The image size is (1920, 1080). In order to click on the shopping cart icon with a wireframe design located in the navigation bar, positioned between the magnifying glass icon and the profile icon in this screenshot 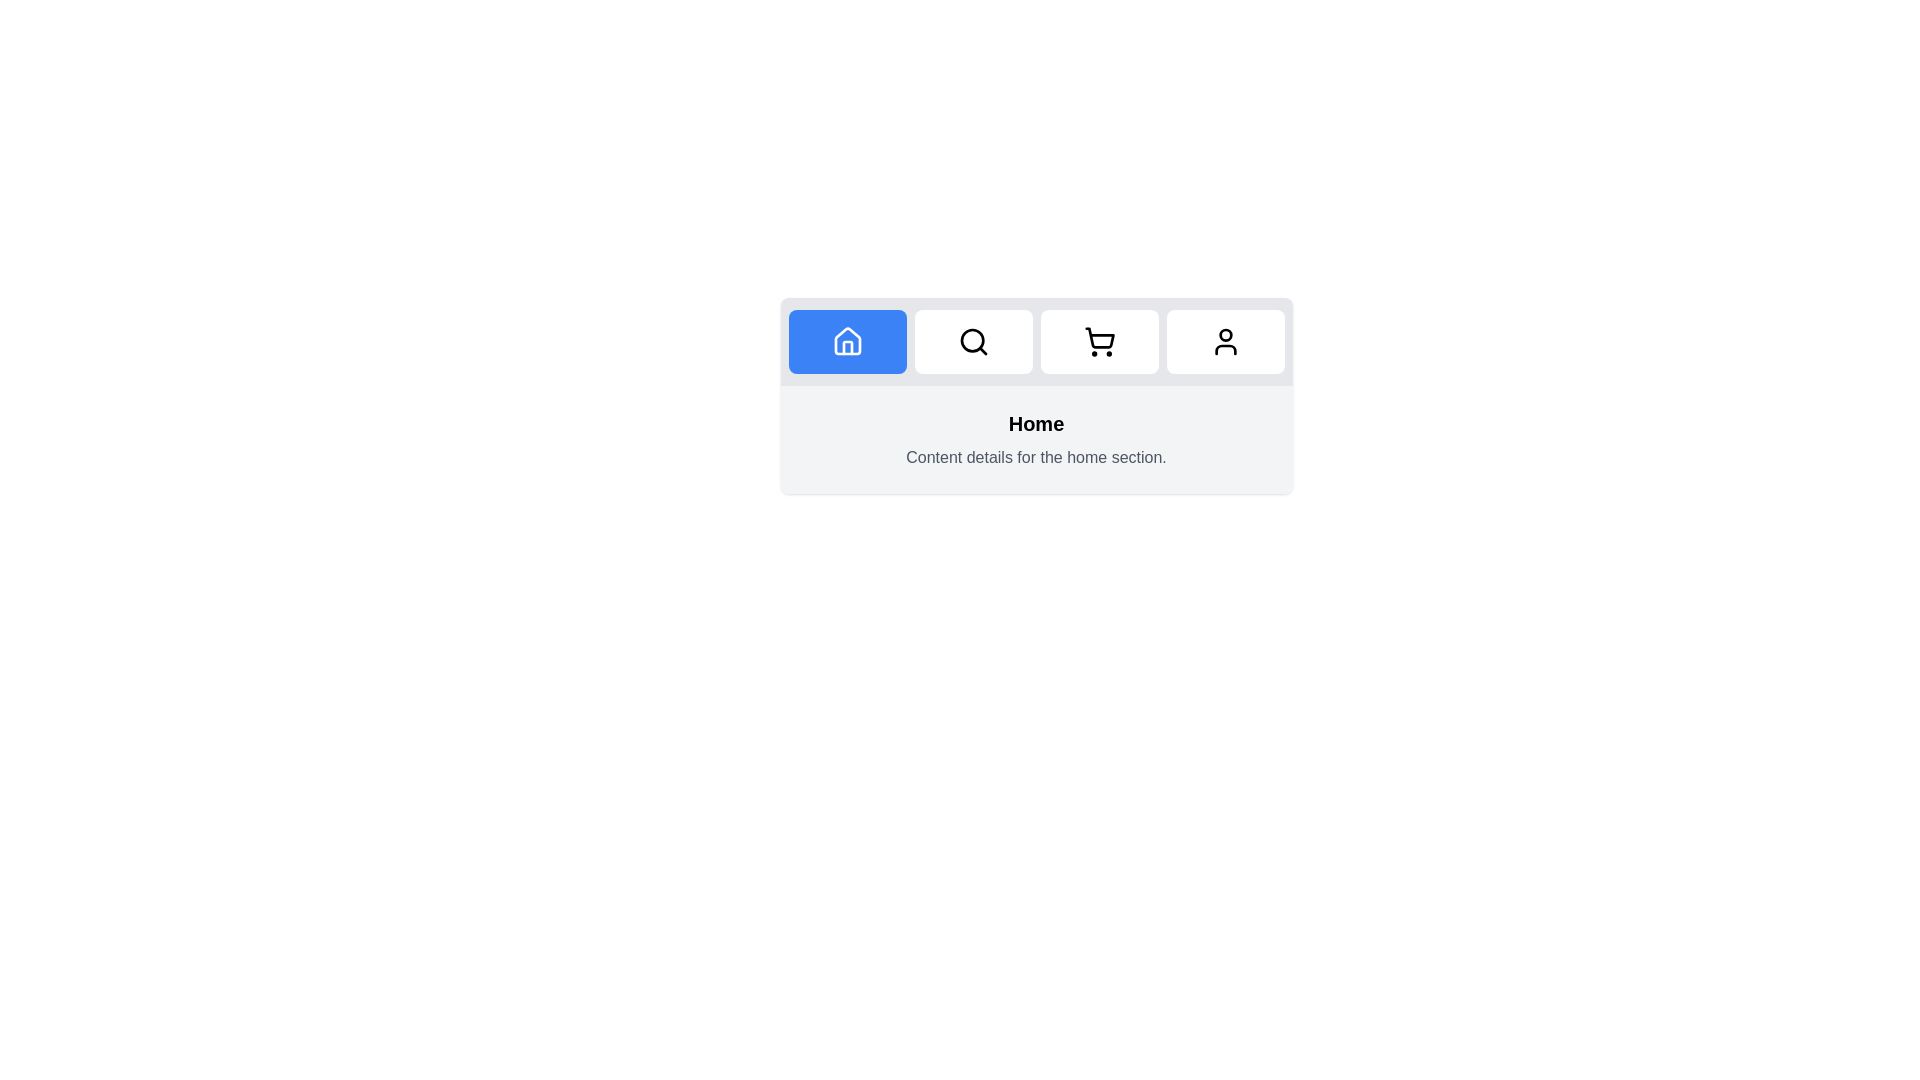, I will do `click(1098, 341)`.